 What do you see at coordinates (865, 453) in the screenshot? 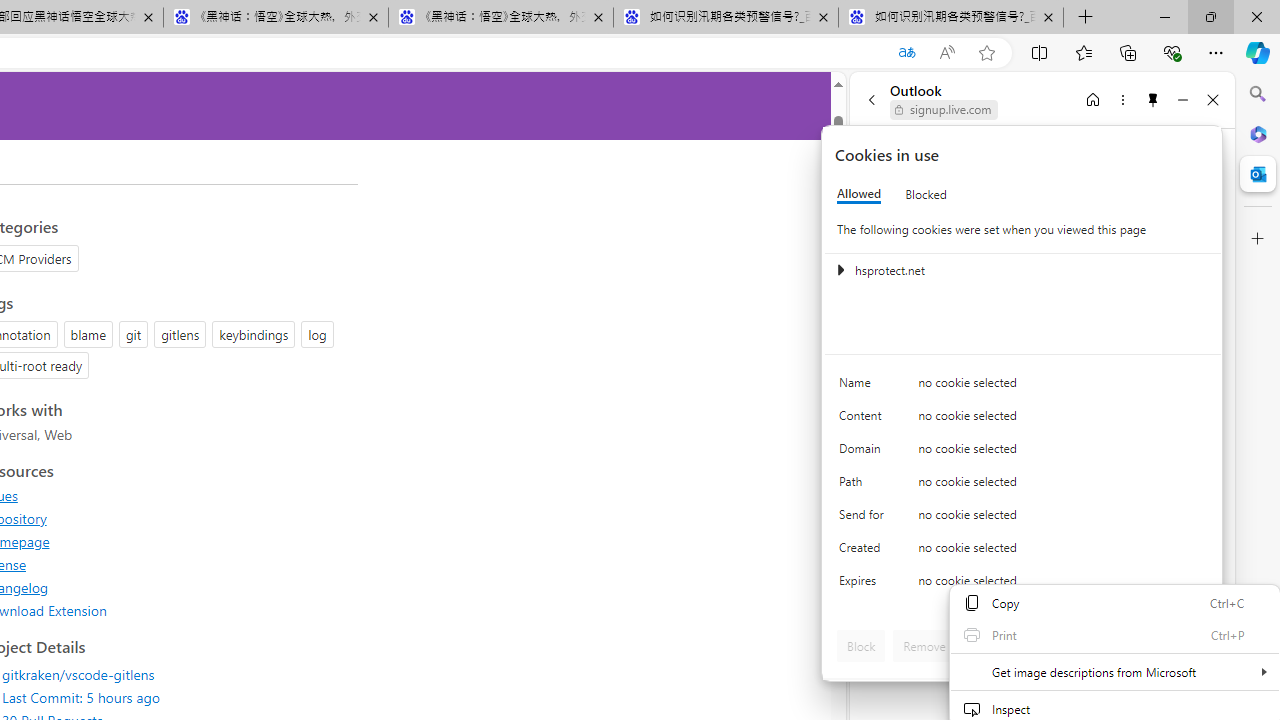
I see `'Domain'` at bounding box center [865, 453].